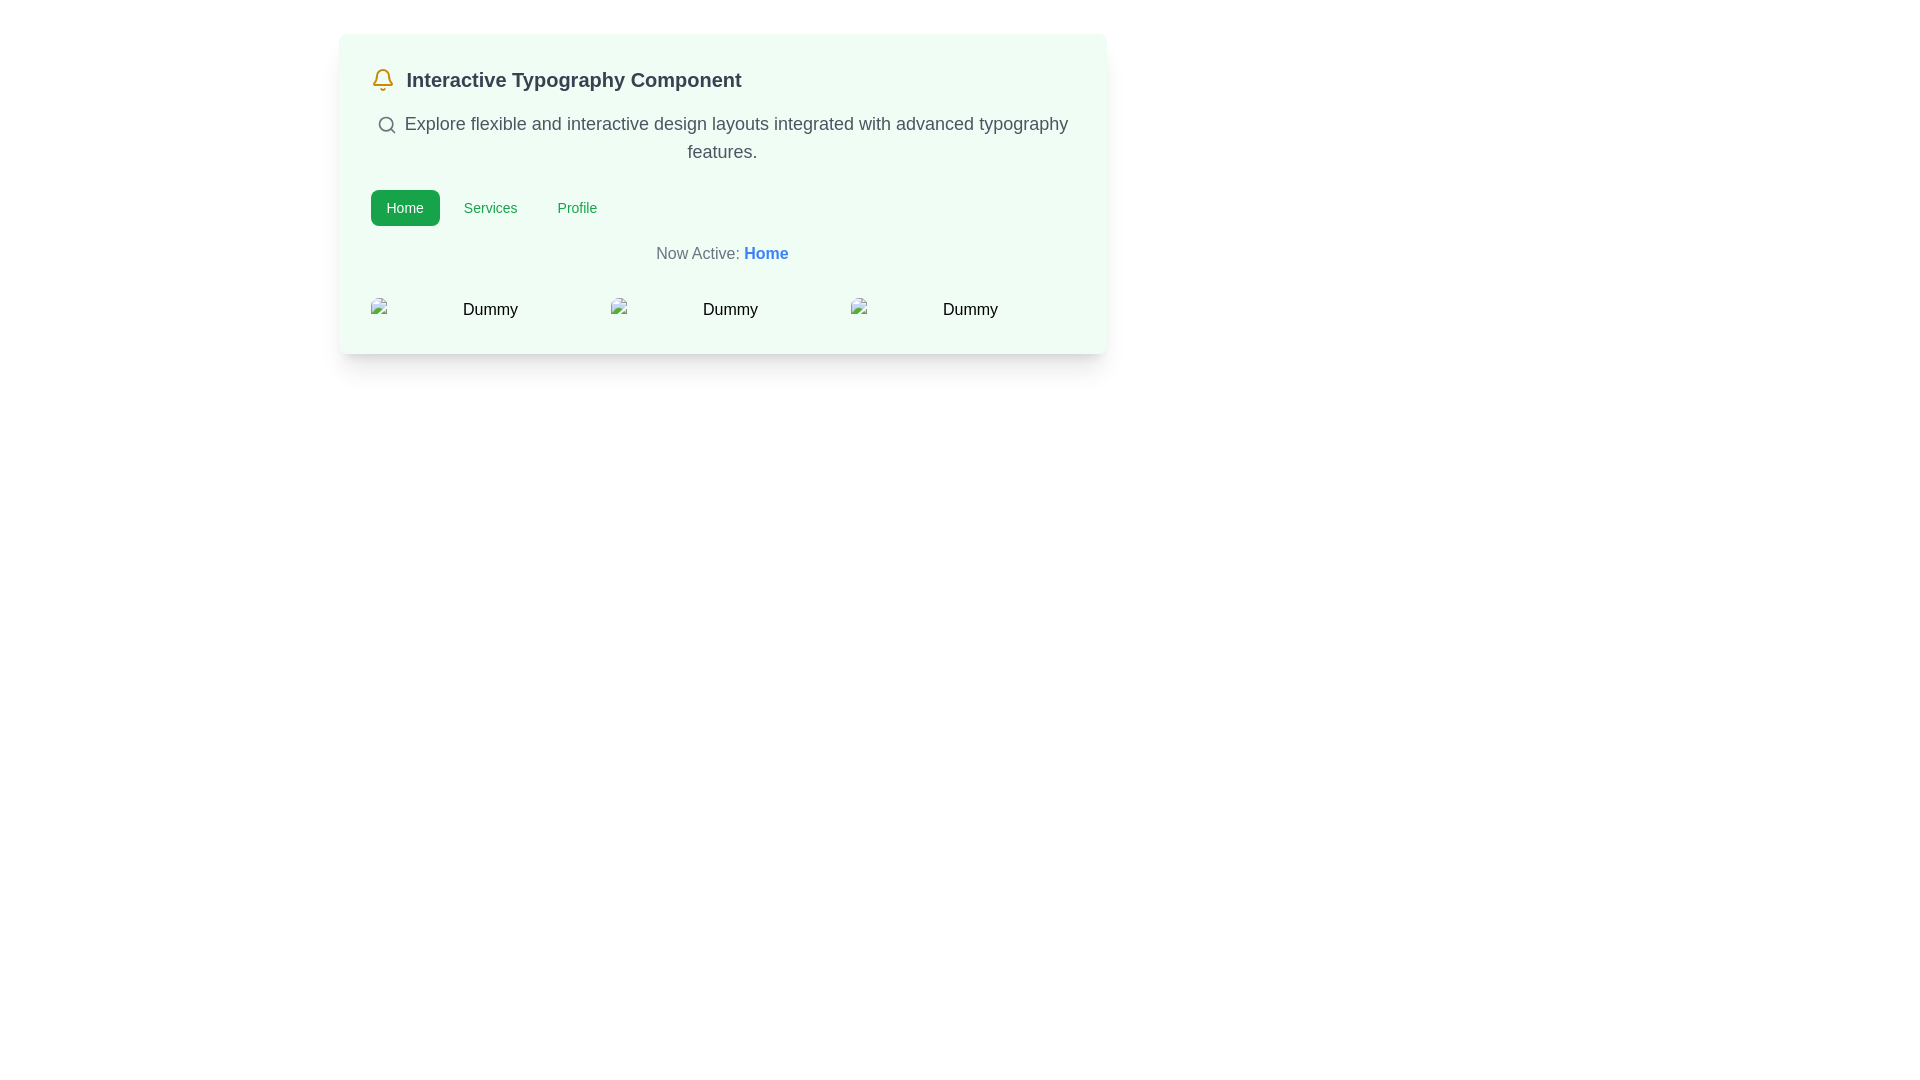 This screenshot has width=1920, height=1080. What do you see at coordinates (721, 137) in the screenshot?
I see `the informational text element that introduces the features of the interface, which is located below the heading 'Interactive Typography Component'` at bounding box center [721, 137].